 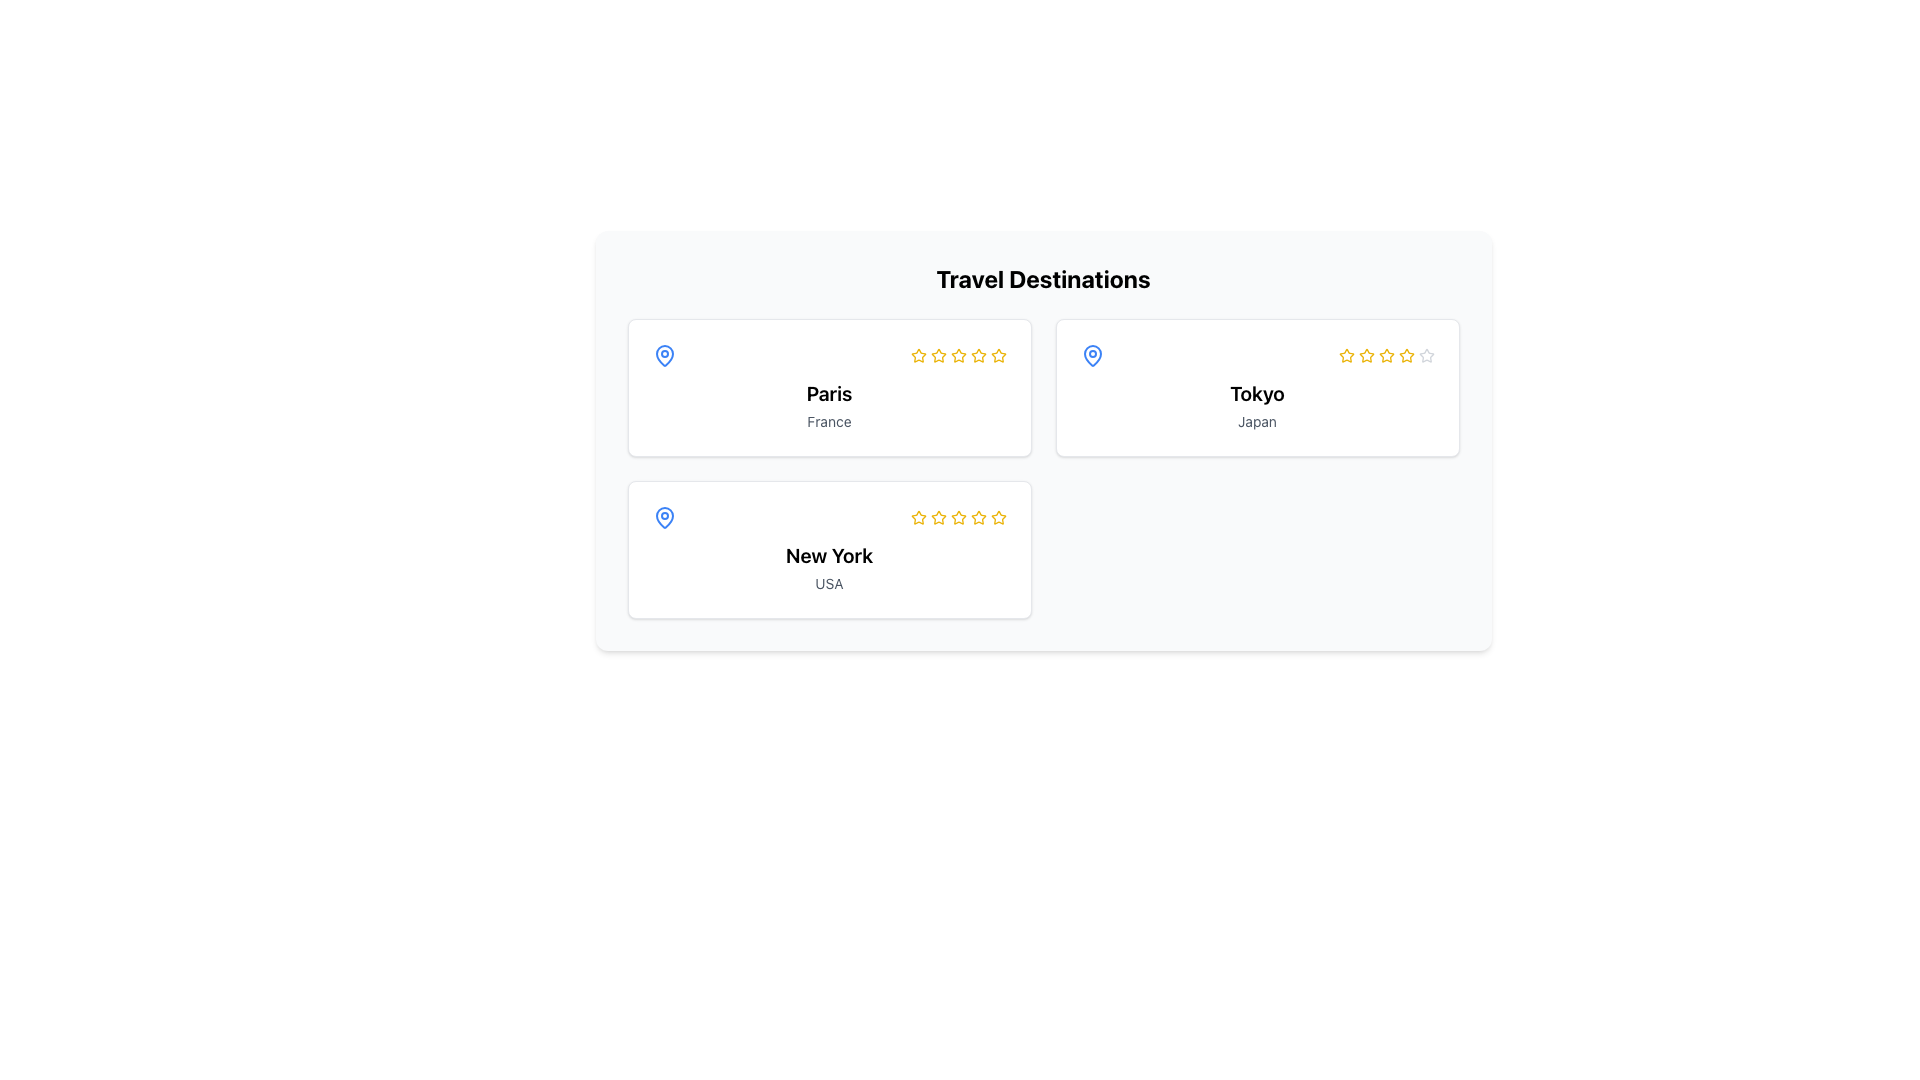 What do you see at coordinates (1346, 354) in the screenshot?
I see `the second star icon in the 5-star rating system next to the 'Tokyo' card to alter its rating` at bounding box center [1346, 354].